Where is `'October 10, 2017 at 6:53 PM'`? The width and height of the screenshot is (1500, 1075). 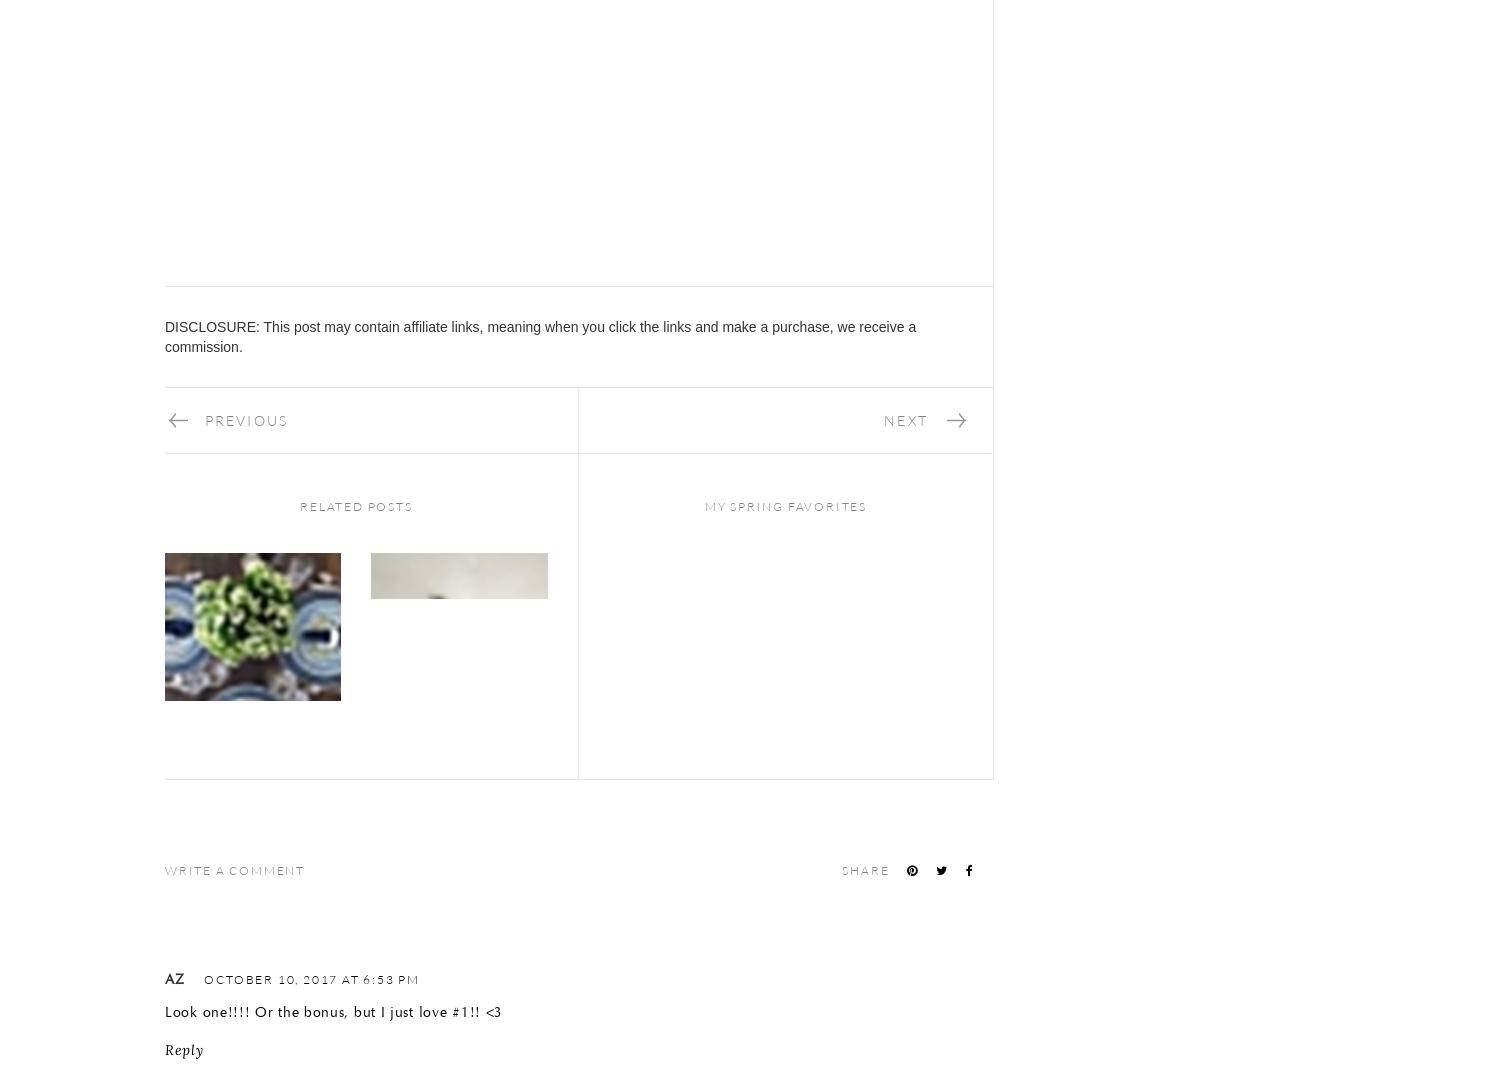 'October 10, 2017 at 6:53 PM' is located at coordinates (312, 978).